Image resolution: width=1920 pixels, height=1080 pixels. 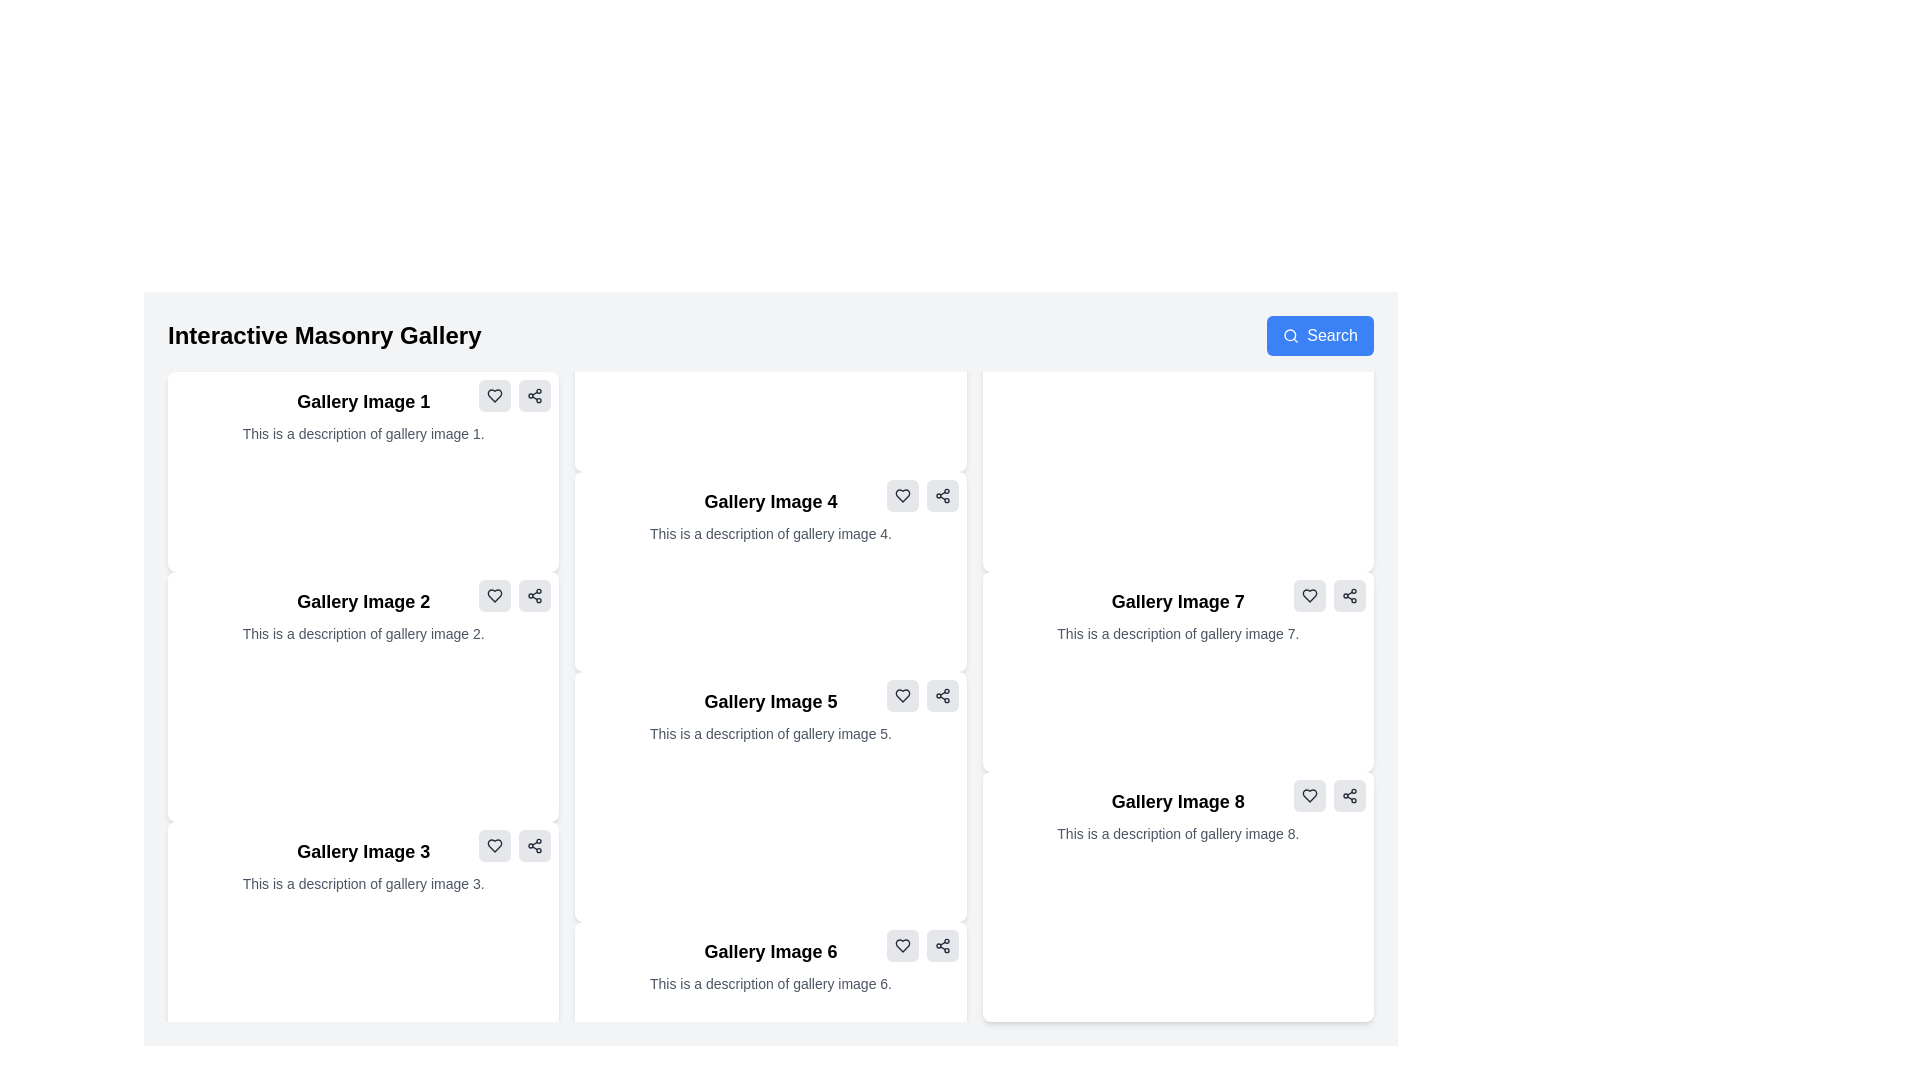 What do you see at coordinates (363, 401) in the screenshot?
I see `the Text Label that serves as a title or heading for the gallery item, located in the top-left corner of the gallery layout, above the textual description` at bounding box center [363, 401].